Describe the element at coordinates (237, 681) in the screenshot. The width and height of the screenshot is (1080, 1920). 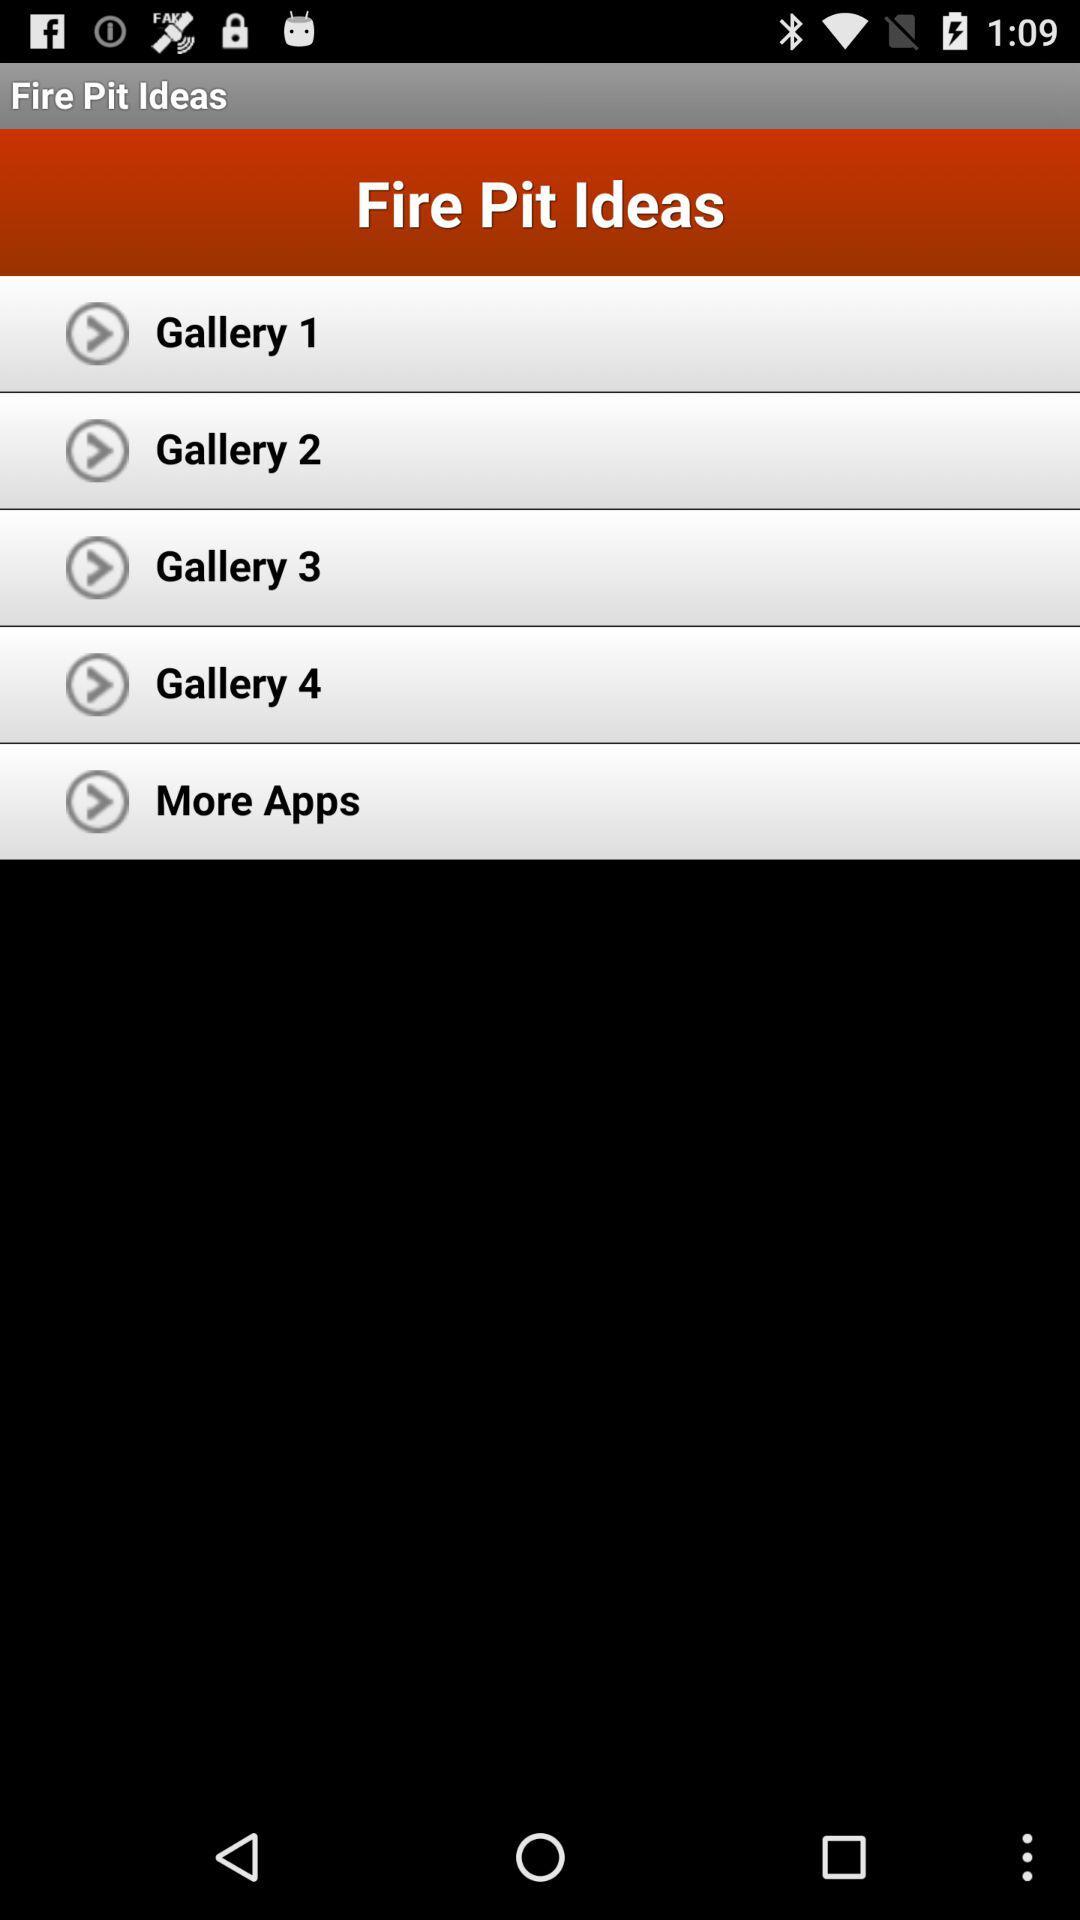
I see `the icon below gallery 3 app` at that location.